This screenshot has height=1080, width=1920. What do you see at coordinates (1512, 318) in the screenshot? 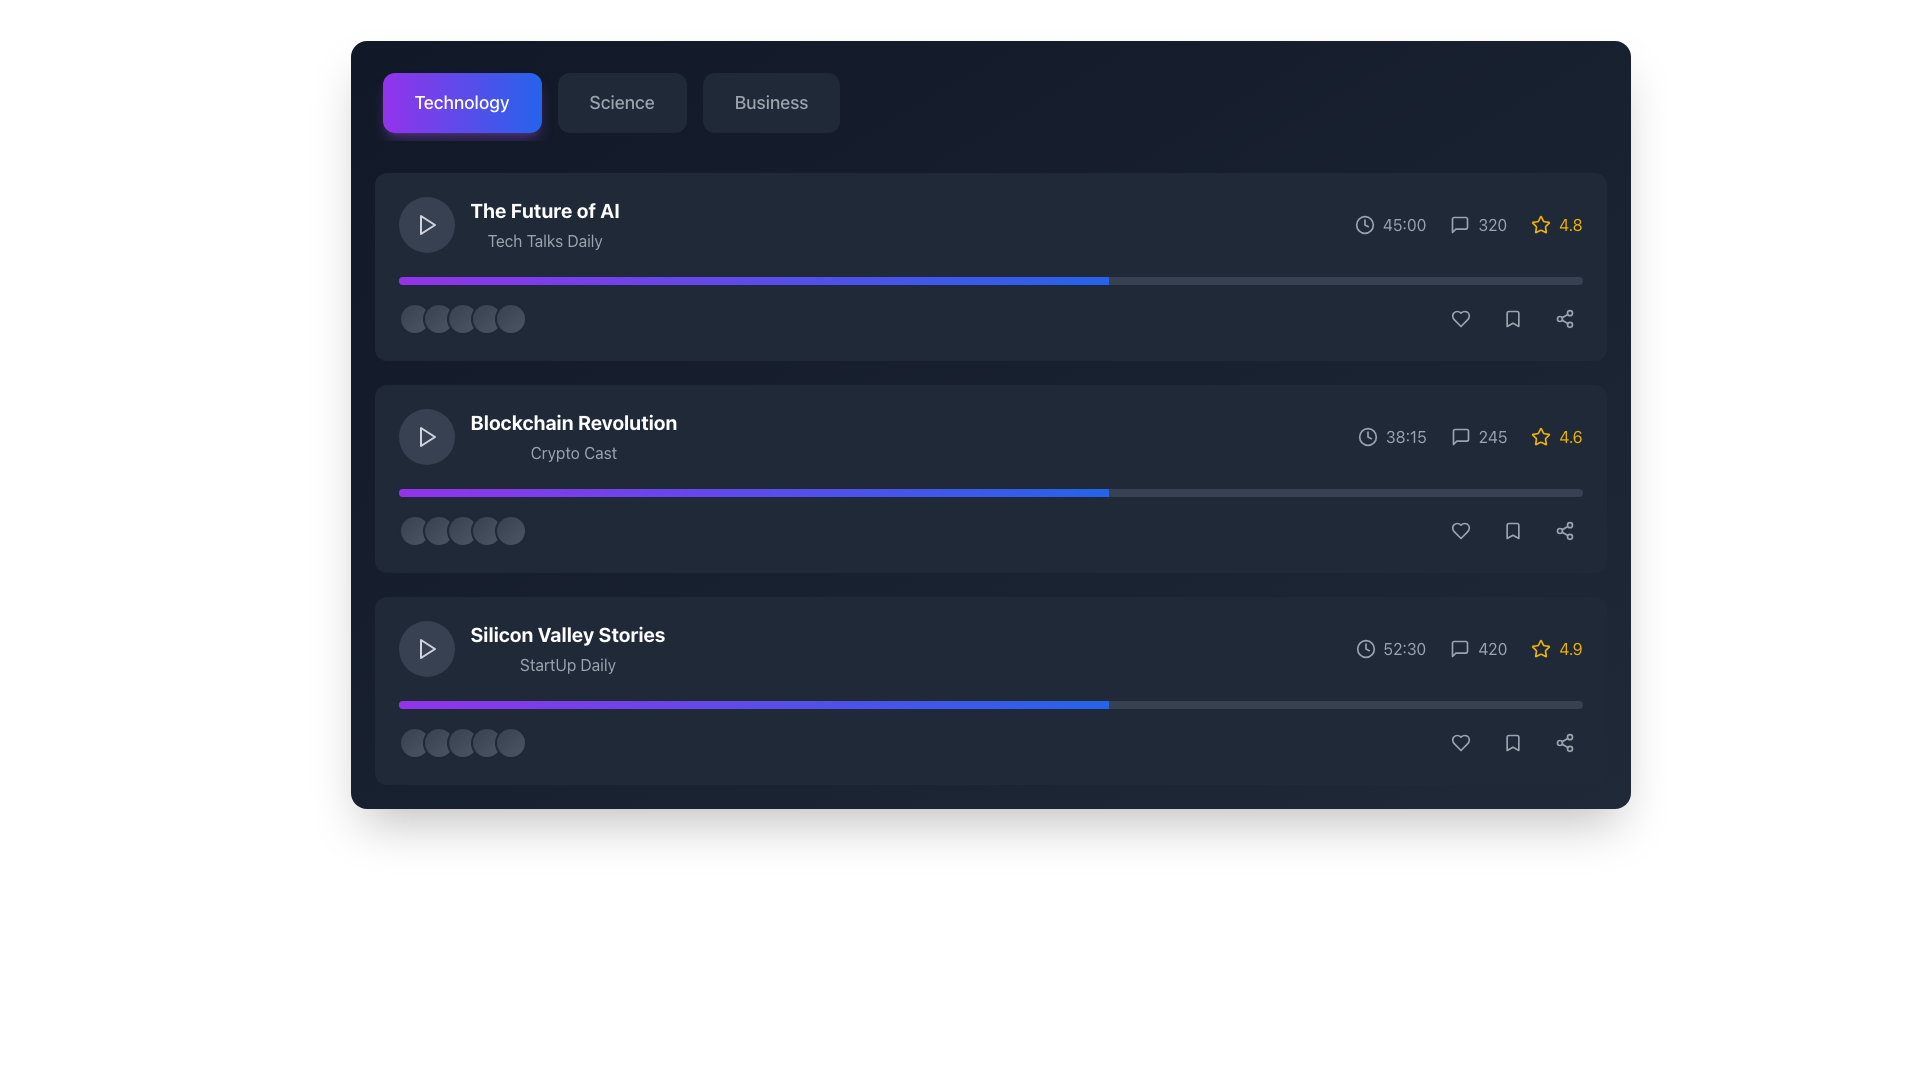
I see `the bookmark icon located to the right of the 'The Future of AI' list item` at bounding box center [1512, 318].